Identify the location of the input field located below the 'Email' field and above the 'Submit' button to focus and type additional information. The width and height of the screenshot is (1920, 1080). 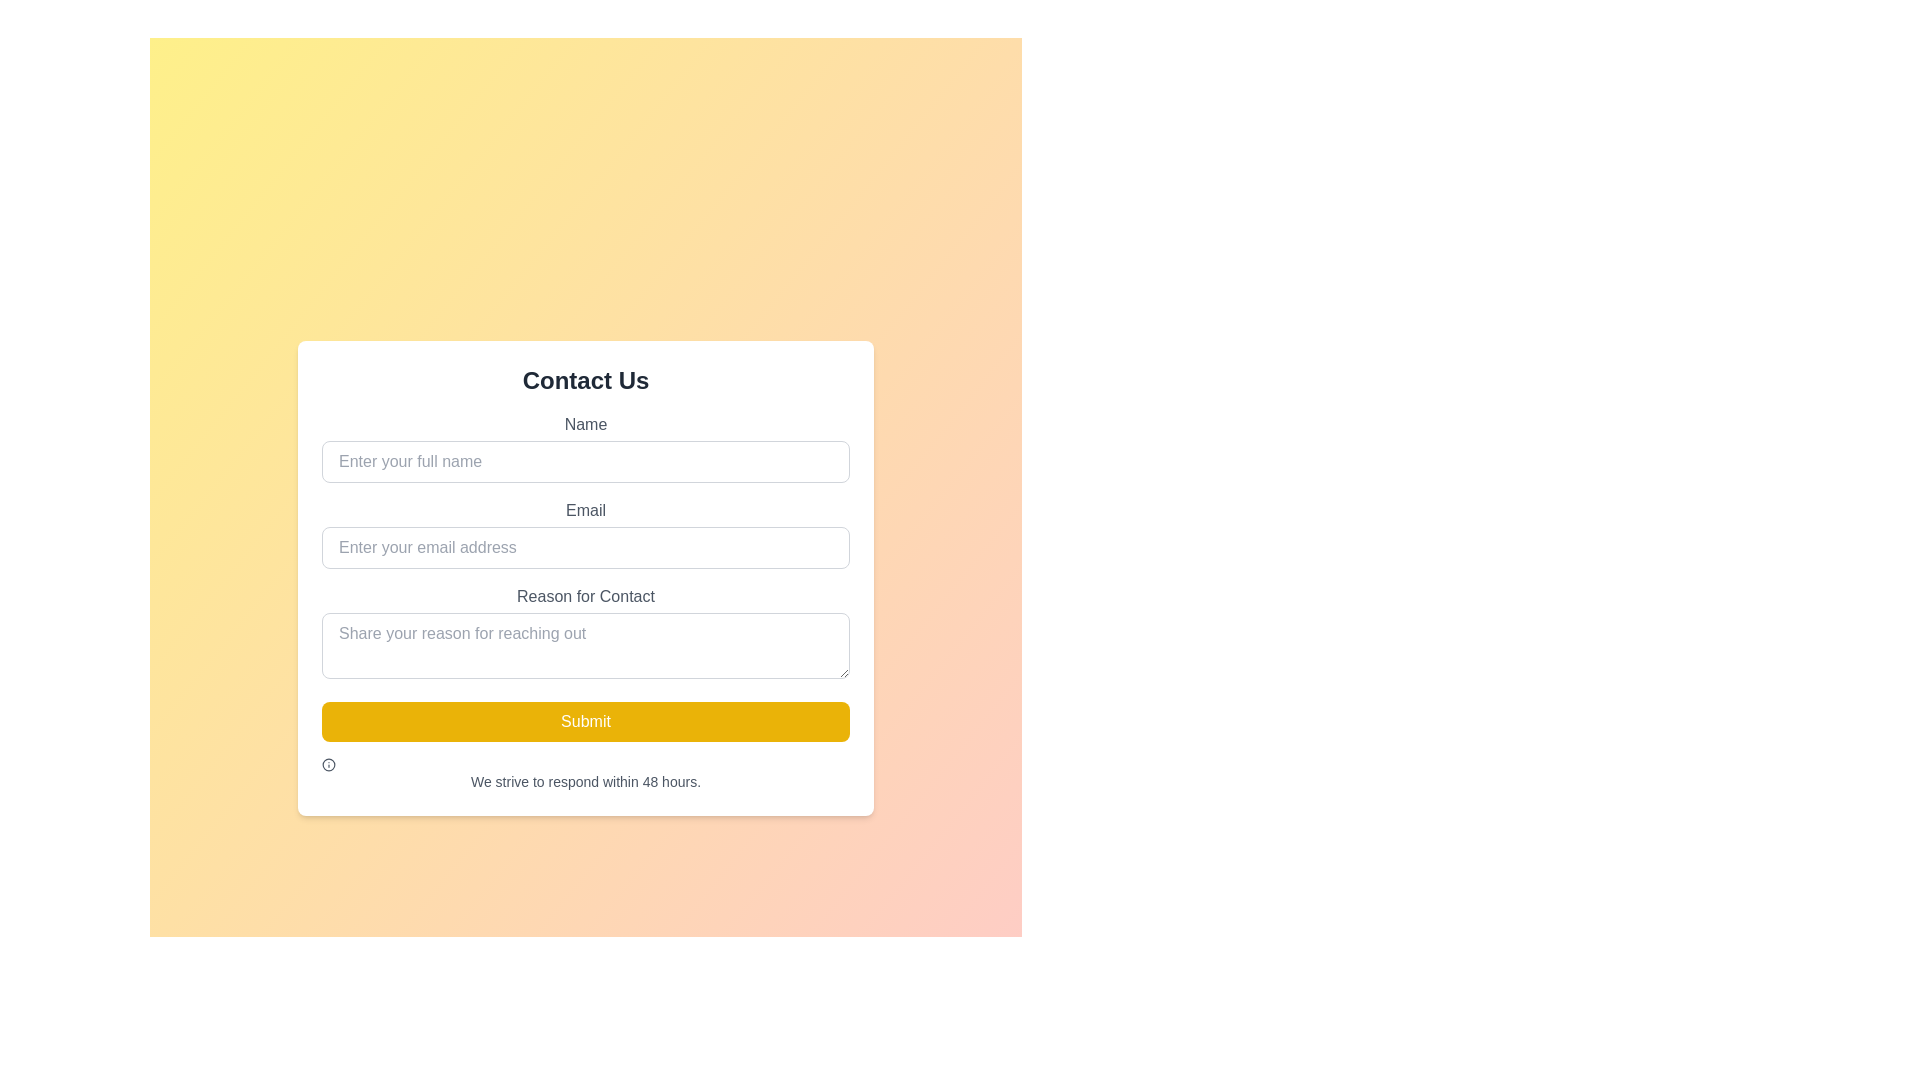
(584, 635).